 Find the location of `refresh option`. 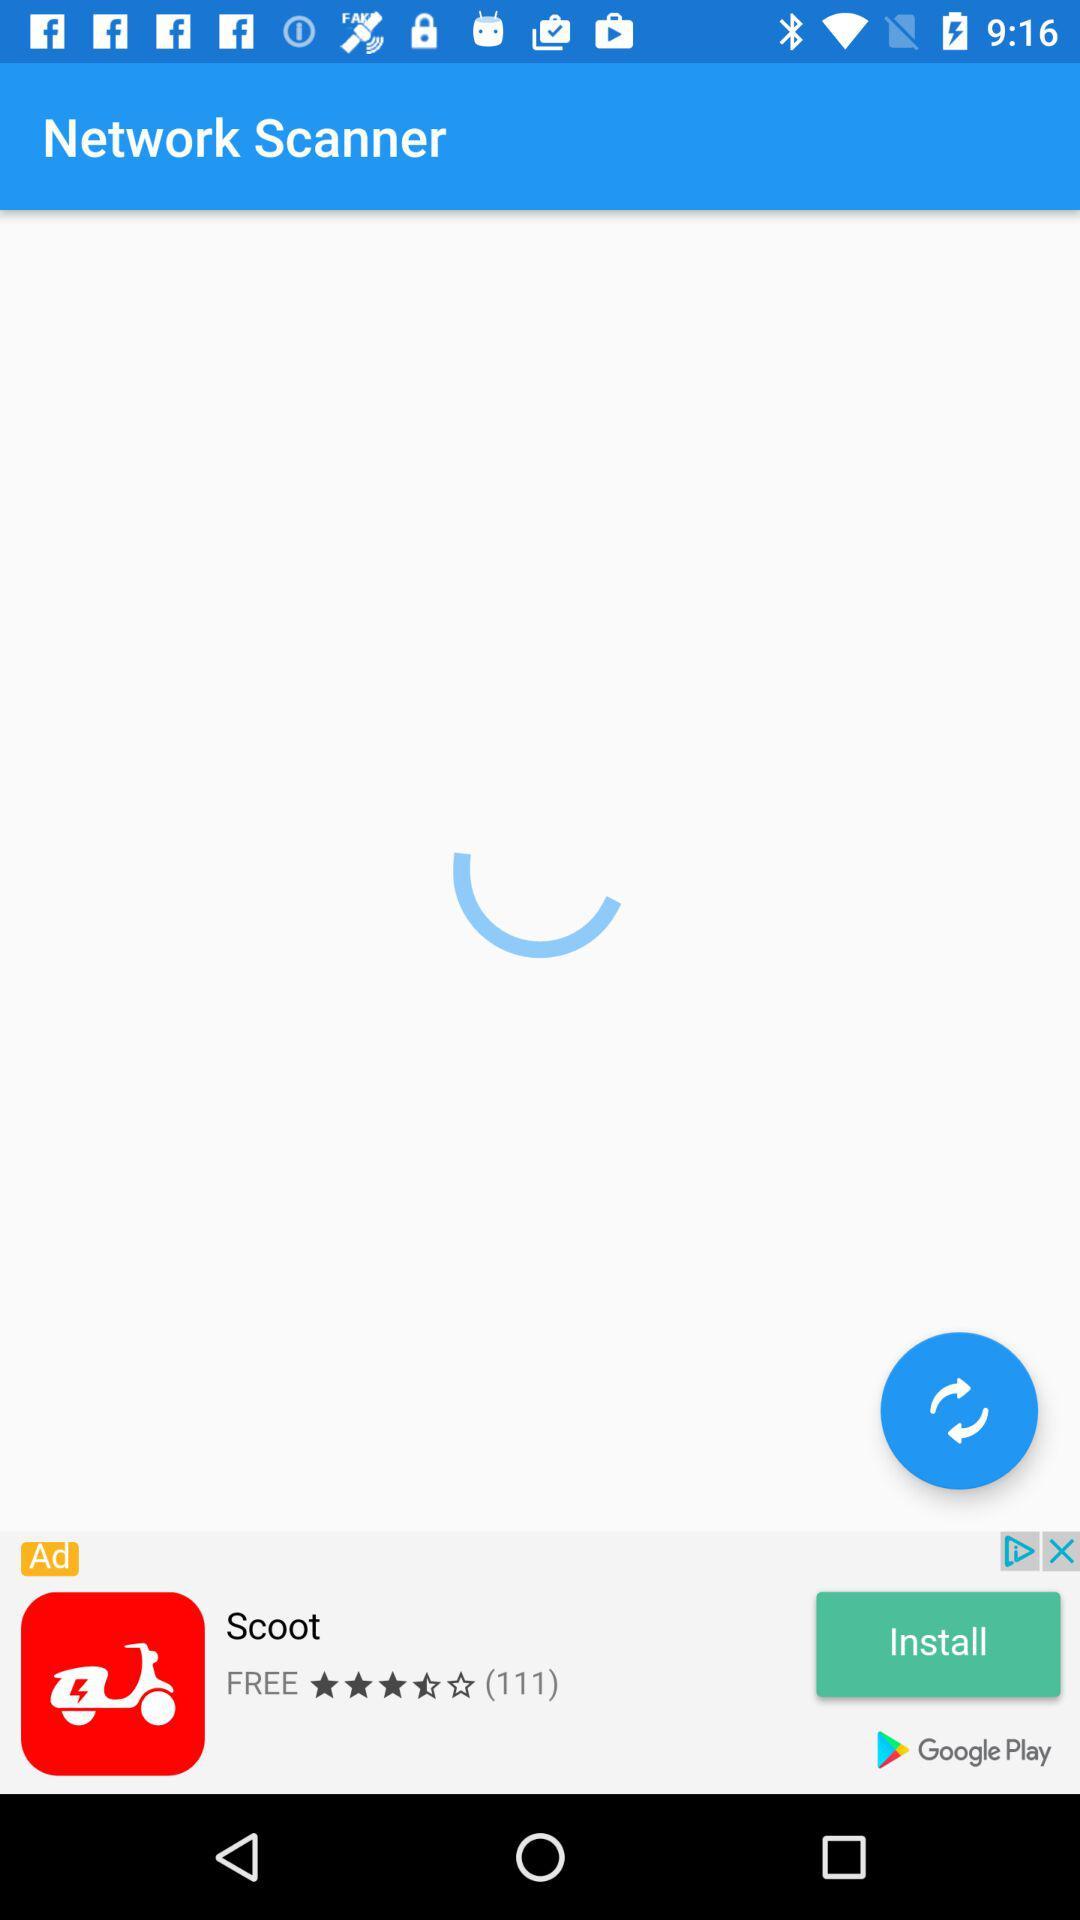

refresh option is located at coordinates (958, 1409).